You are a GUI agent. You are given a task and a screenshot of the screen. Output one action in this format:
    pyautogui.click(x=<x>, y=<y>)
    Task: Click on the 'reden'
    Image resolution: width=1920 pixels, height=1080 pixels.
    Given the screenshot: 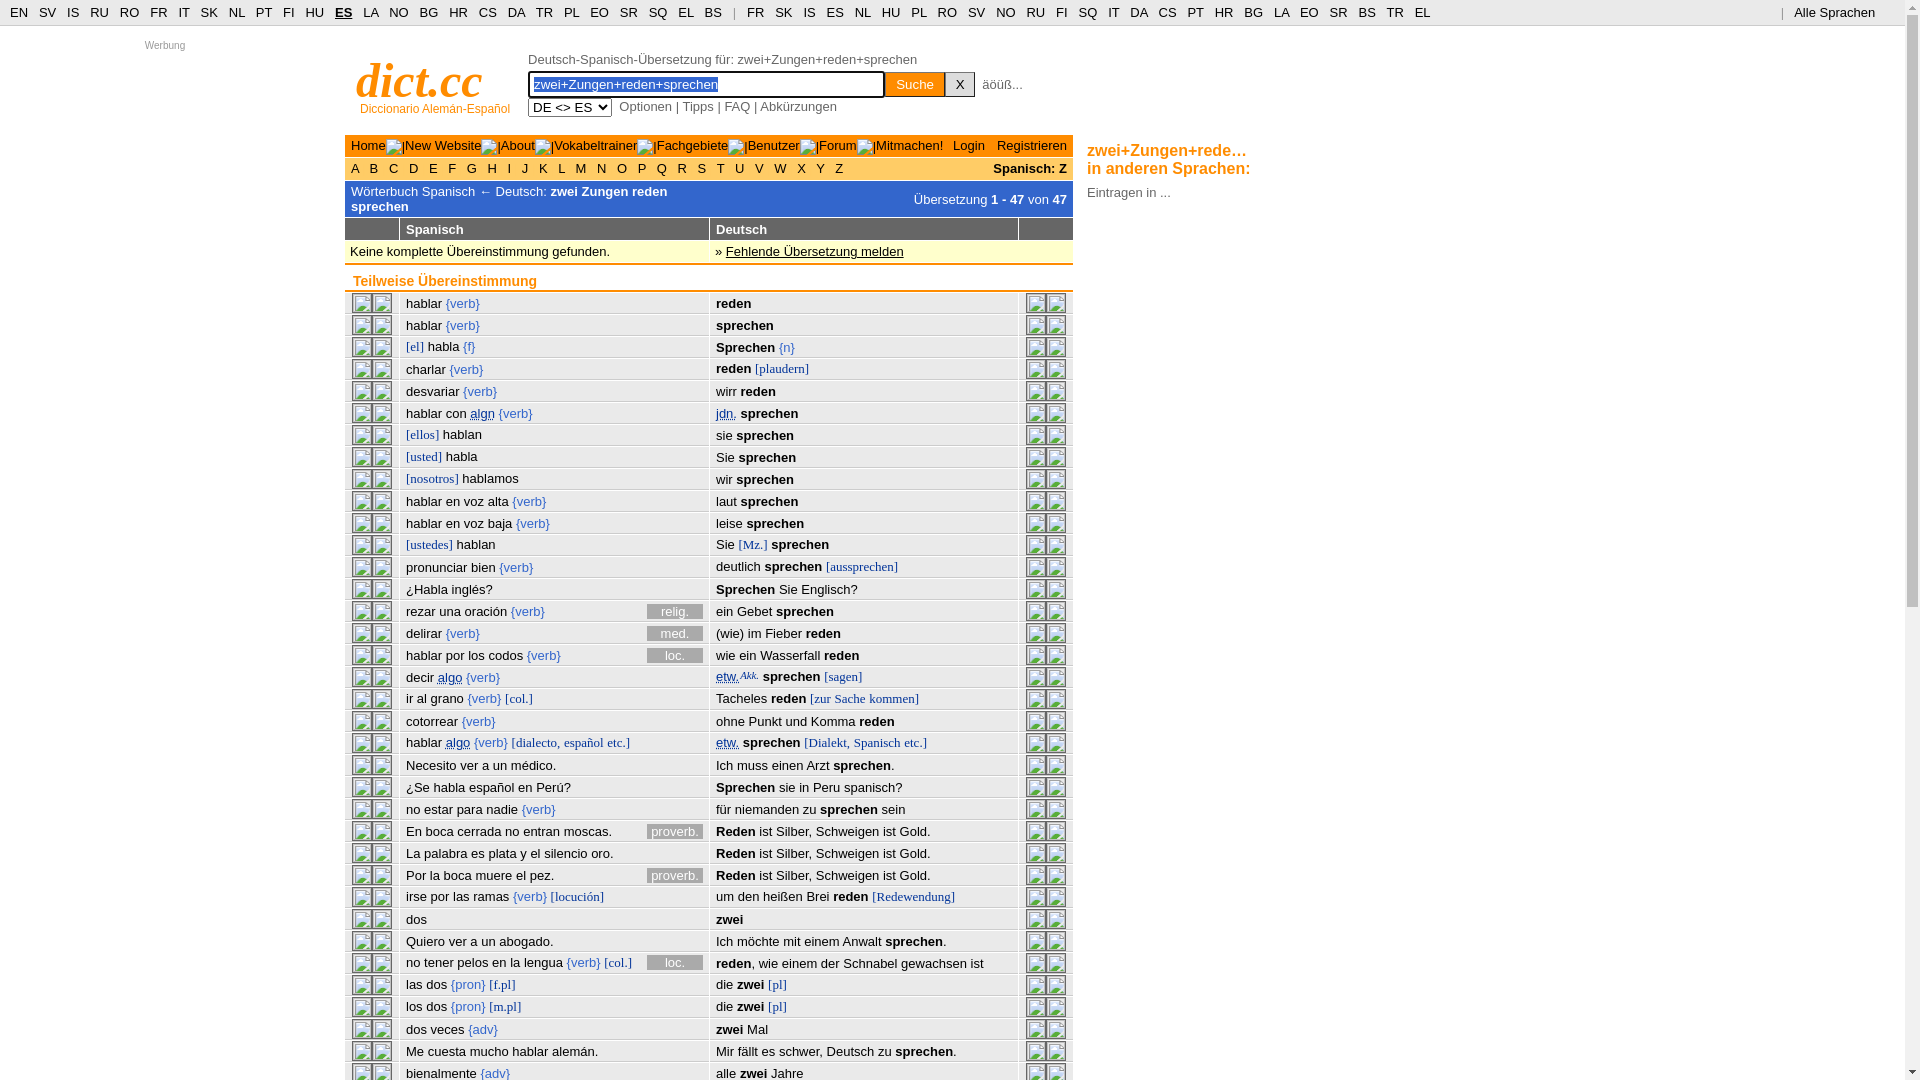 What is the action you would take?
    pyautogui.click(x=732, y=368)
    